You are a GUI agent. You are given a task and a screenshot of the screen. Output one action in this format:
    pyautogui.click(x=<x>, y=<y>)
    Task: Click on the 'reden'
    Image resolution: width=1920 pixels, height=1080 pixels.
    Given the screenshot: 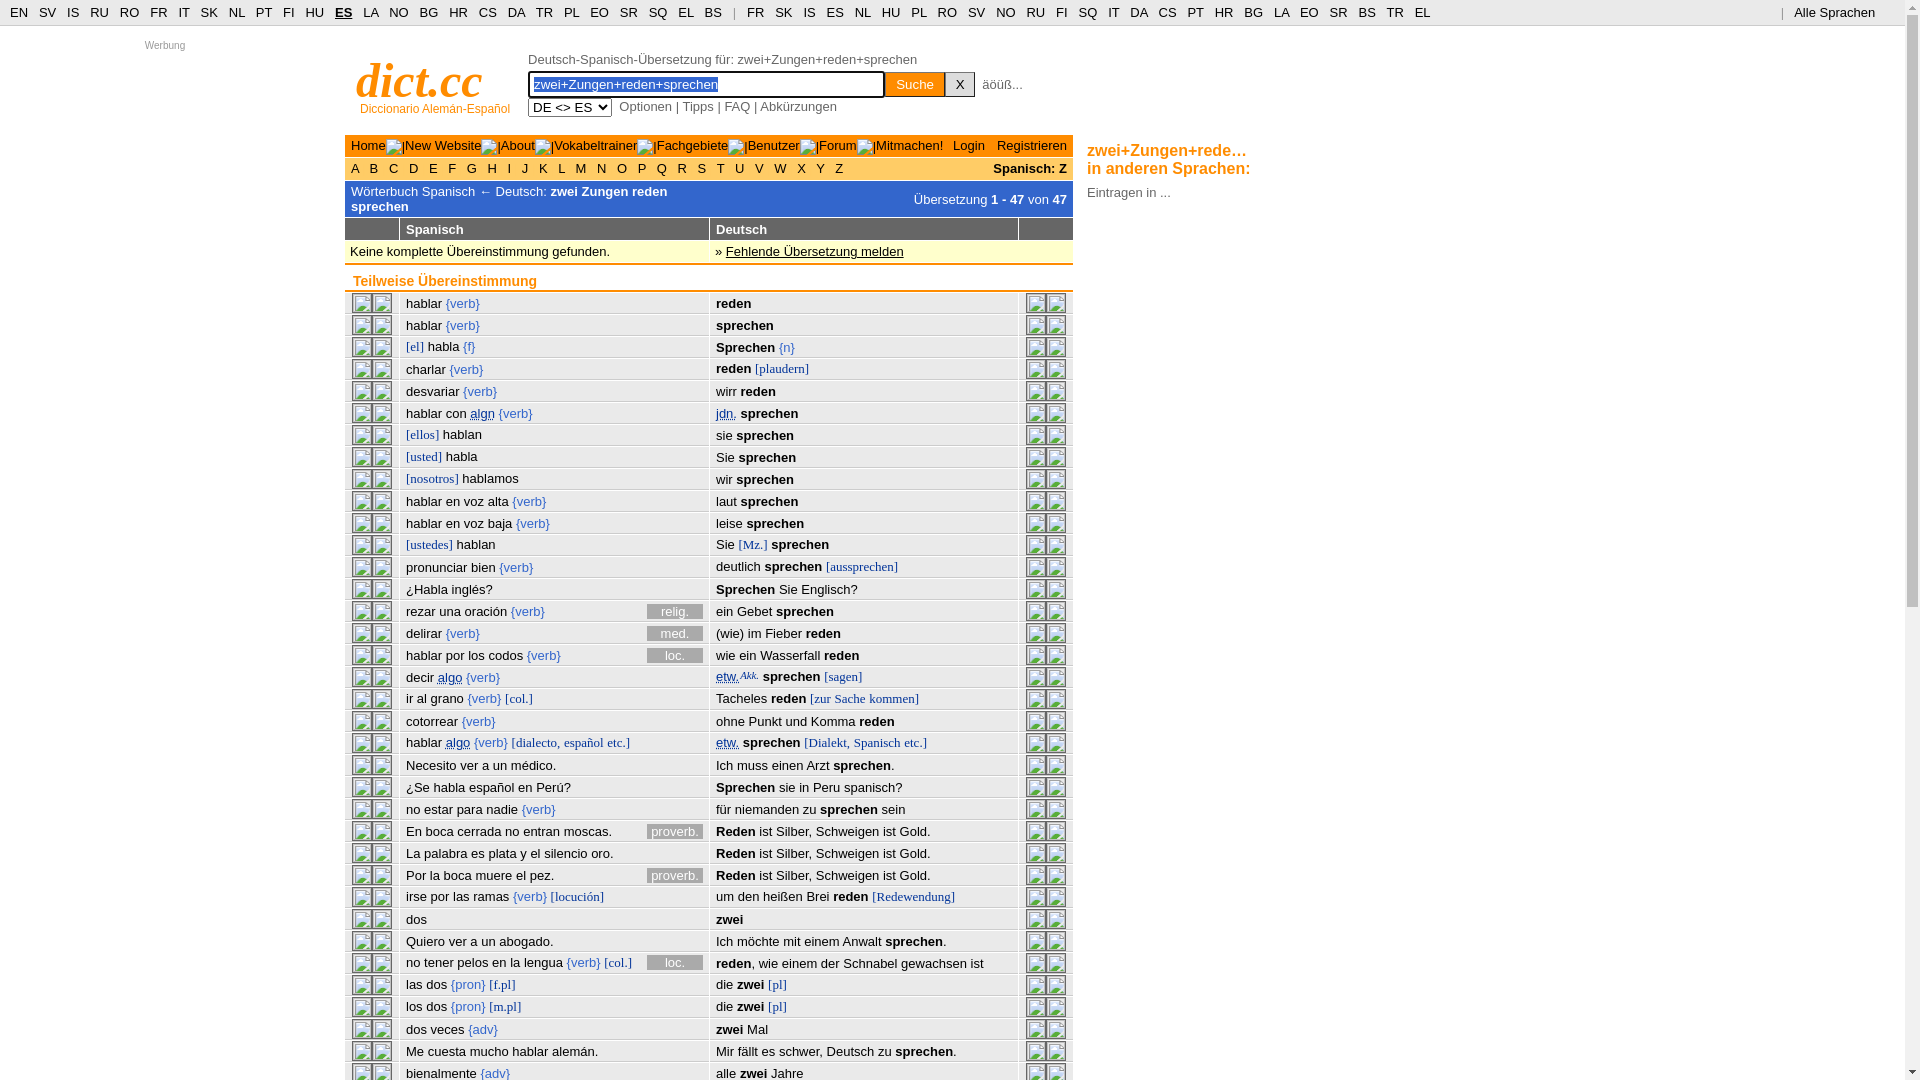 What is the action you would take?
    pyautogui.click(x=732, y=368)
    